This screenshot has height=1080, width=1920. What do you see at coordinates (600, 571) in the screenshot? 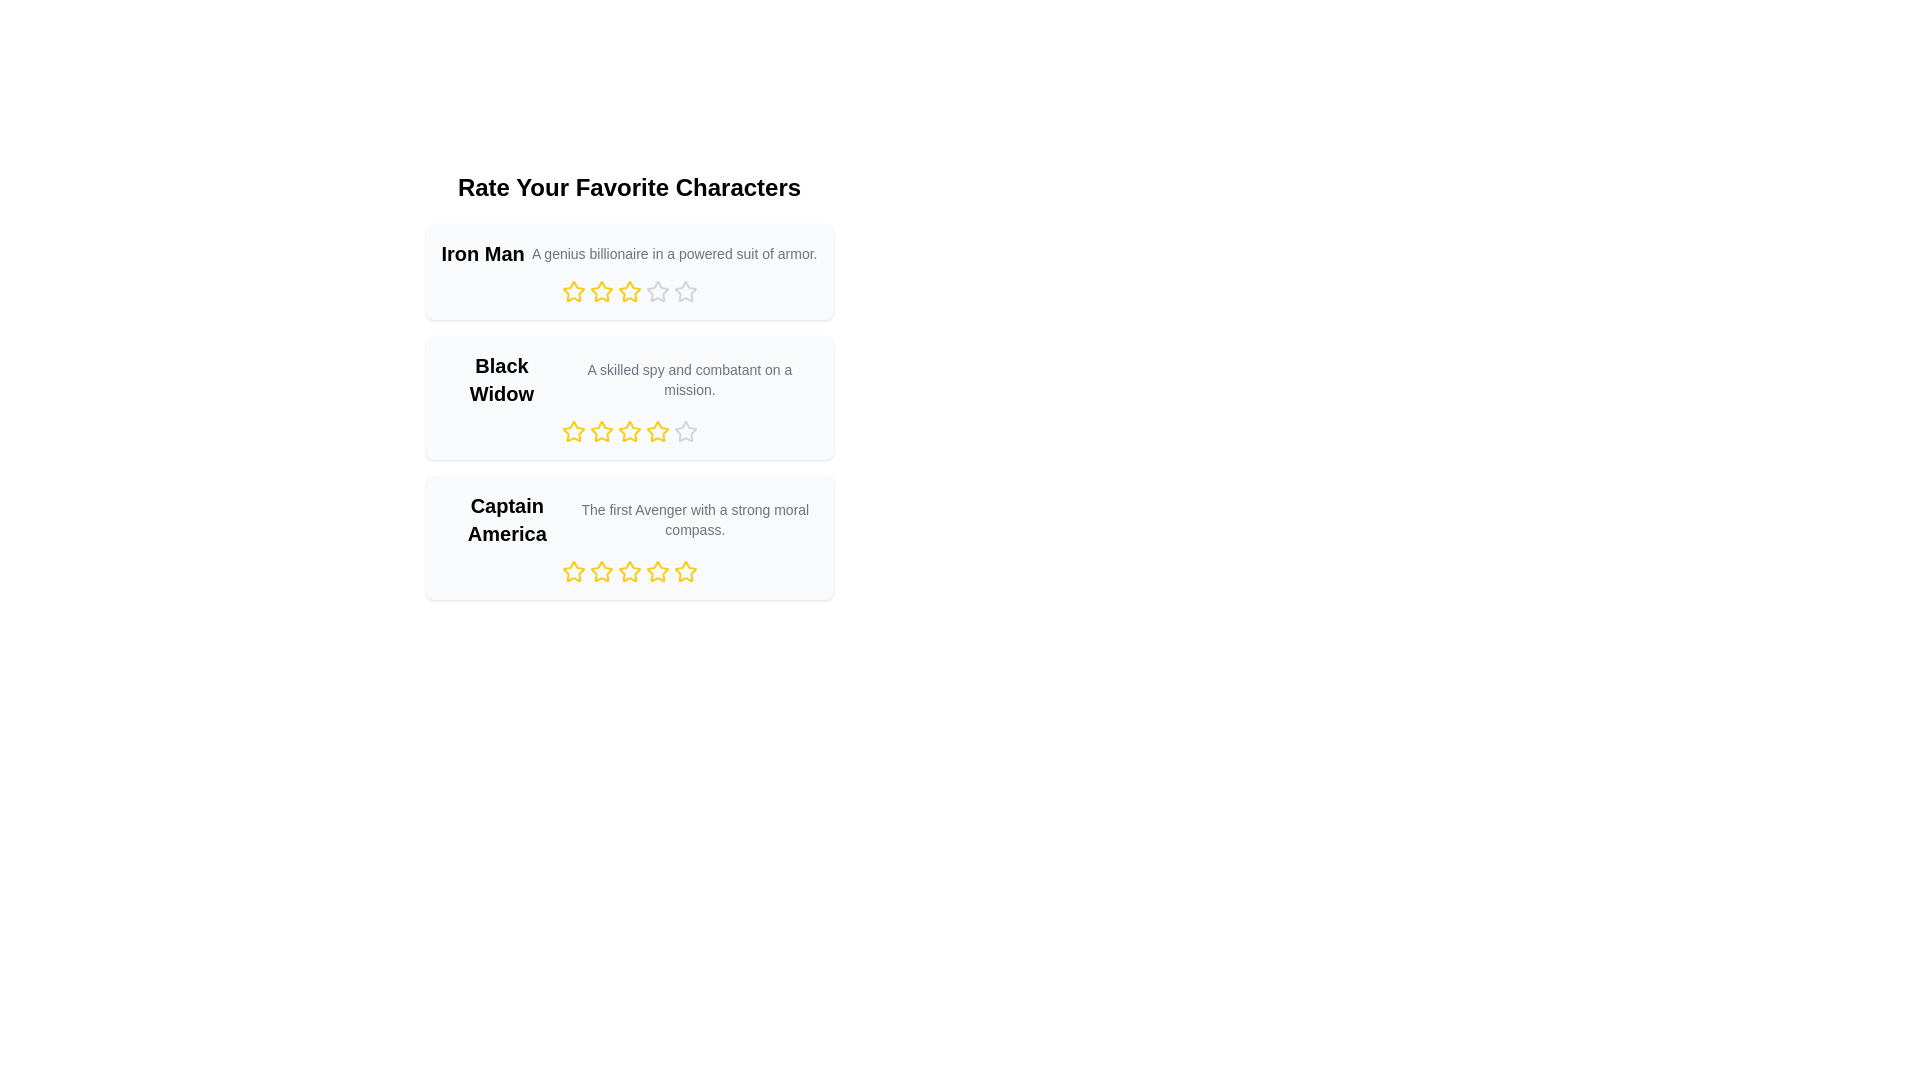
I see `the second star from the left in the star rating row under 'Captain America' to observe the animation` at bounding box center [600, 571].